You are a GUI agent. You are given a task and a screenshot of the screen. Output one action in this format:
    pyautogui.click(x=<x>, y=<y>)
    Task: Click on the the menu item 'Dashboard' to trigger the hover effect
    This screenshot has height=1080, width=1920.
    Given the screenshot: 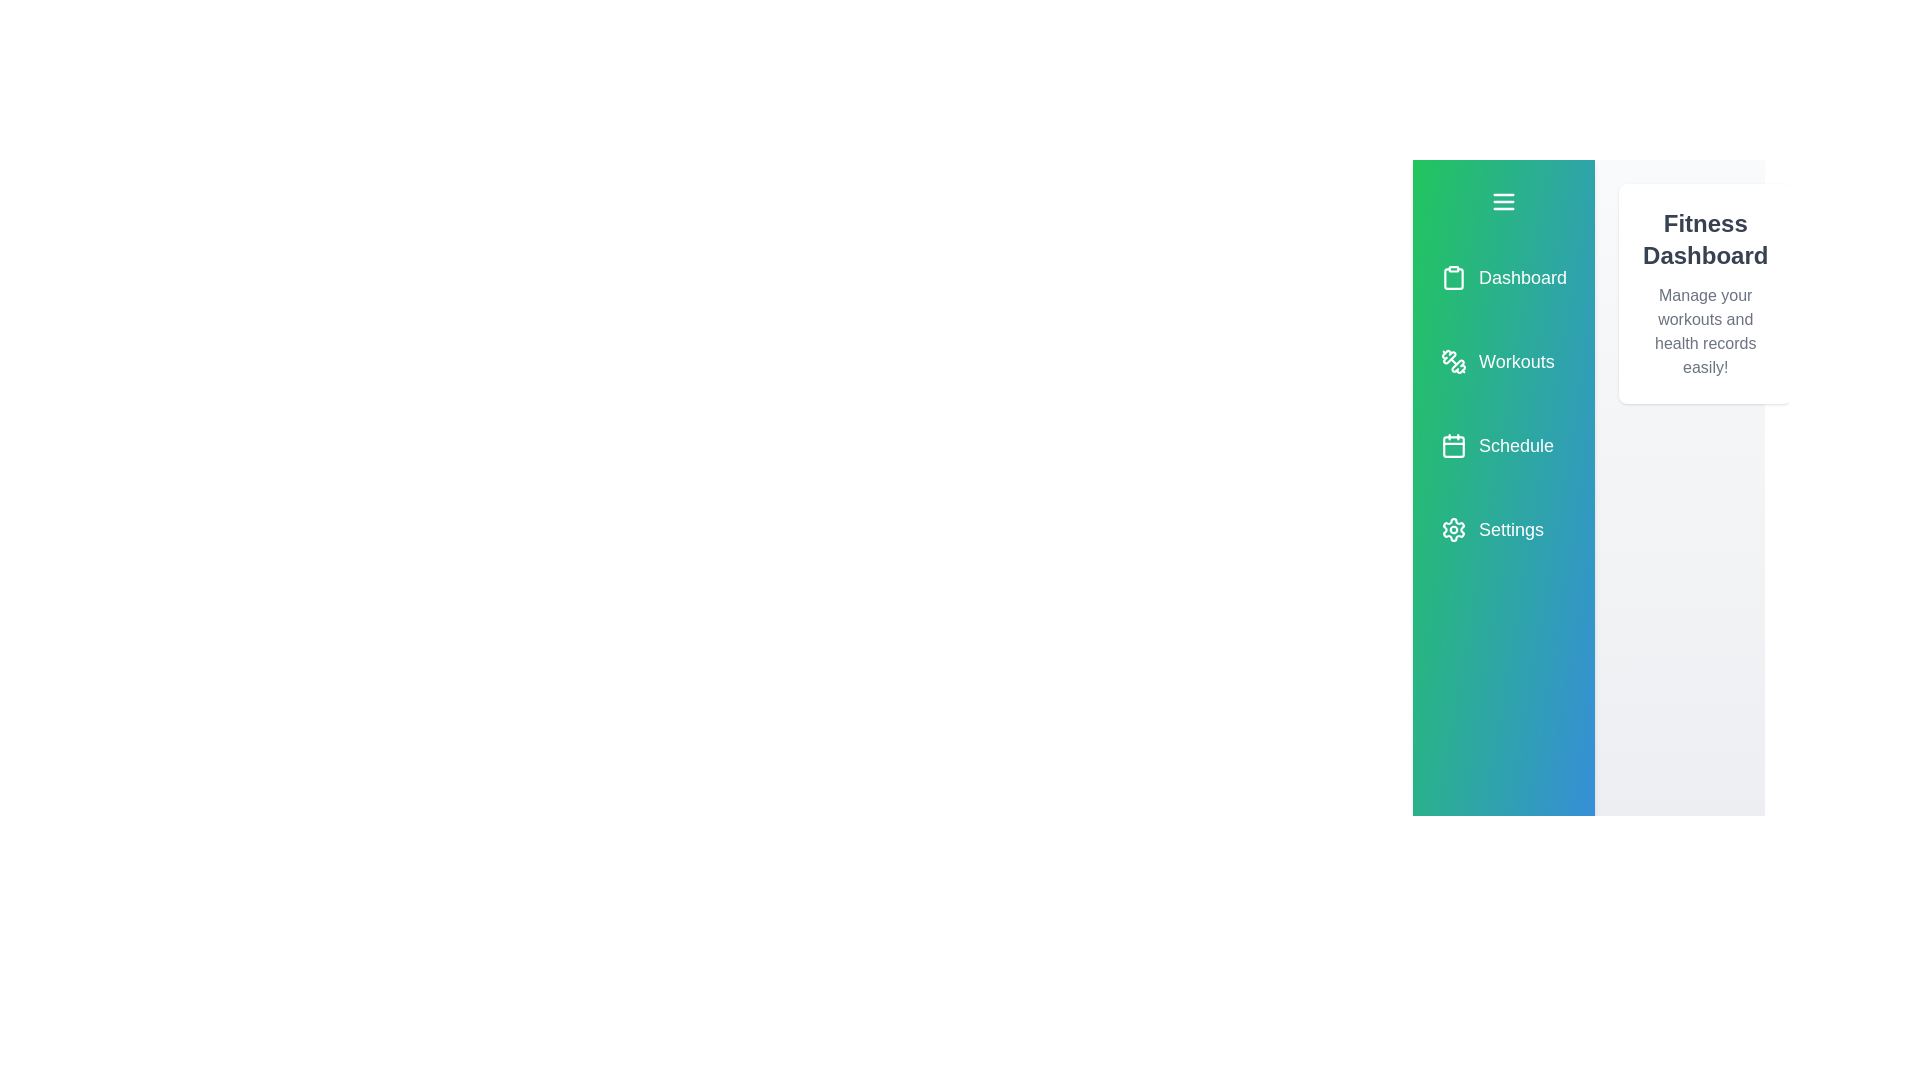 What is the action you would take?
    pyautogui.click(x=1503, y=277)
    